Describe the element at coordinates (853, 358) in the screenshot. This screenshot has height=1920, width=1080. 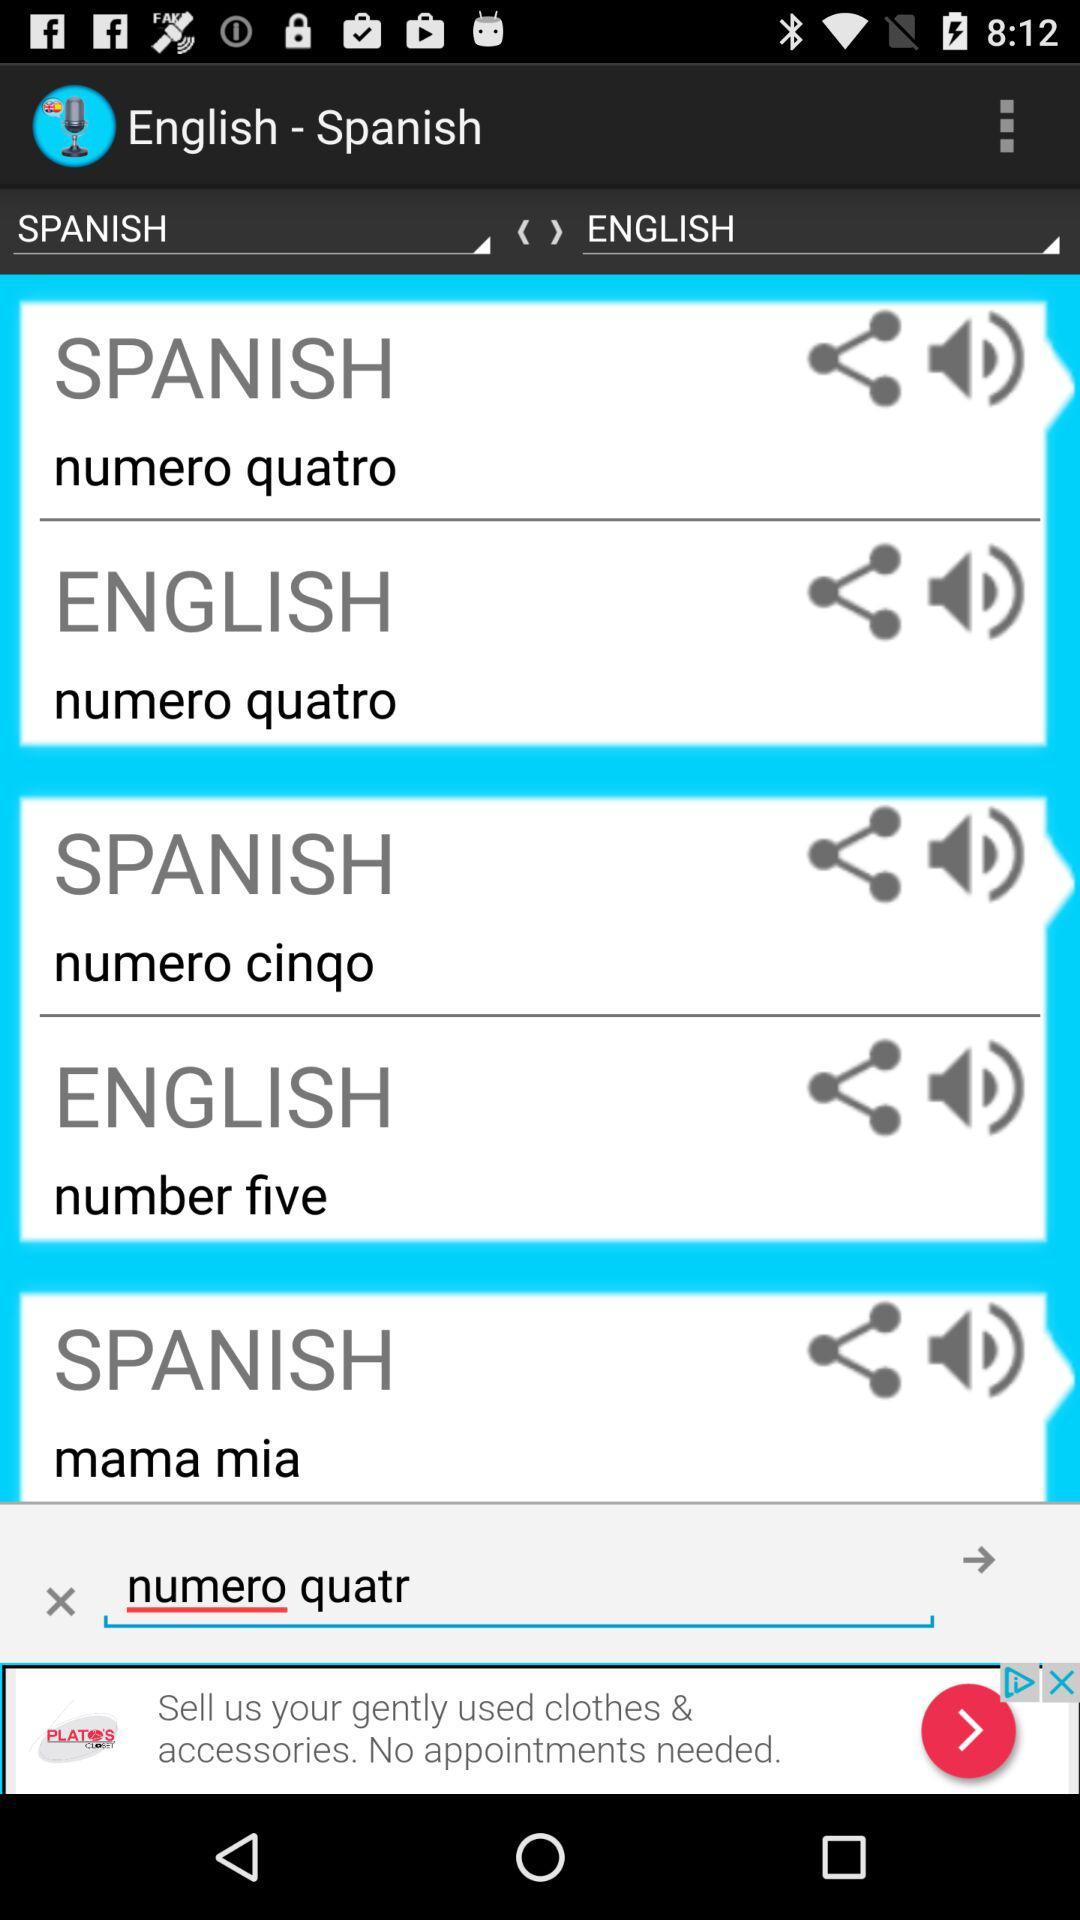
I see `share spanish numero quatro` at that location.